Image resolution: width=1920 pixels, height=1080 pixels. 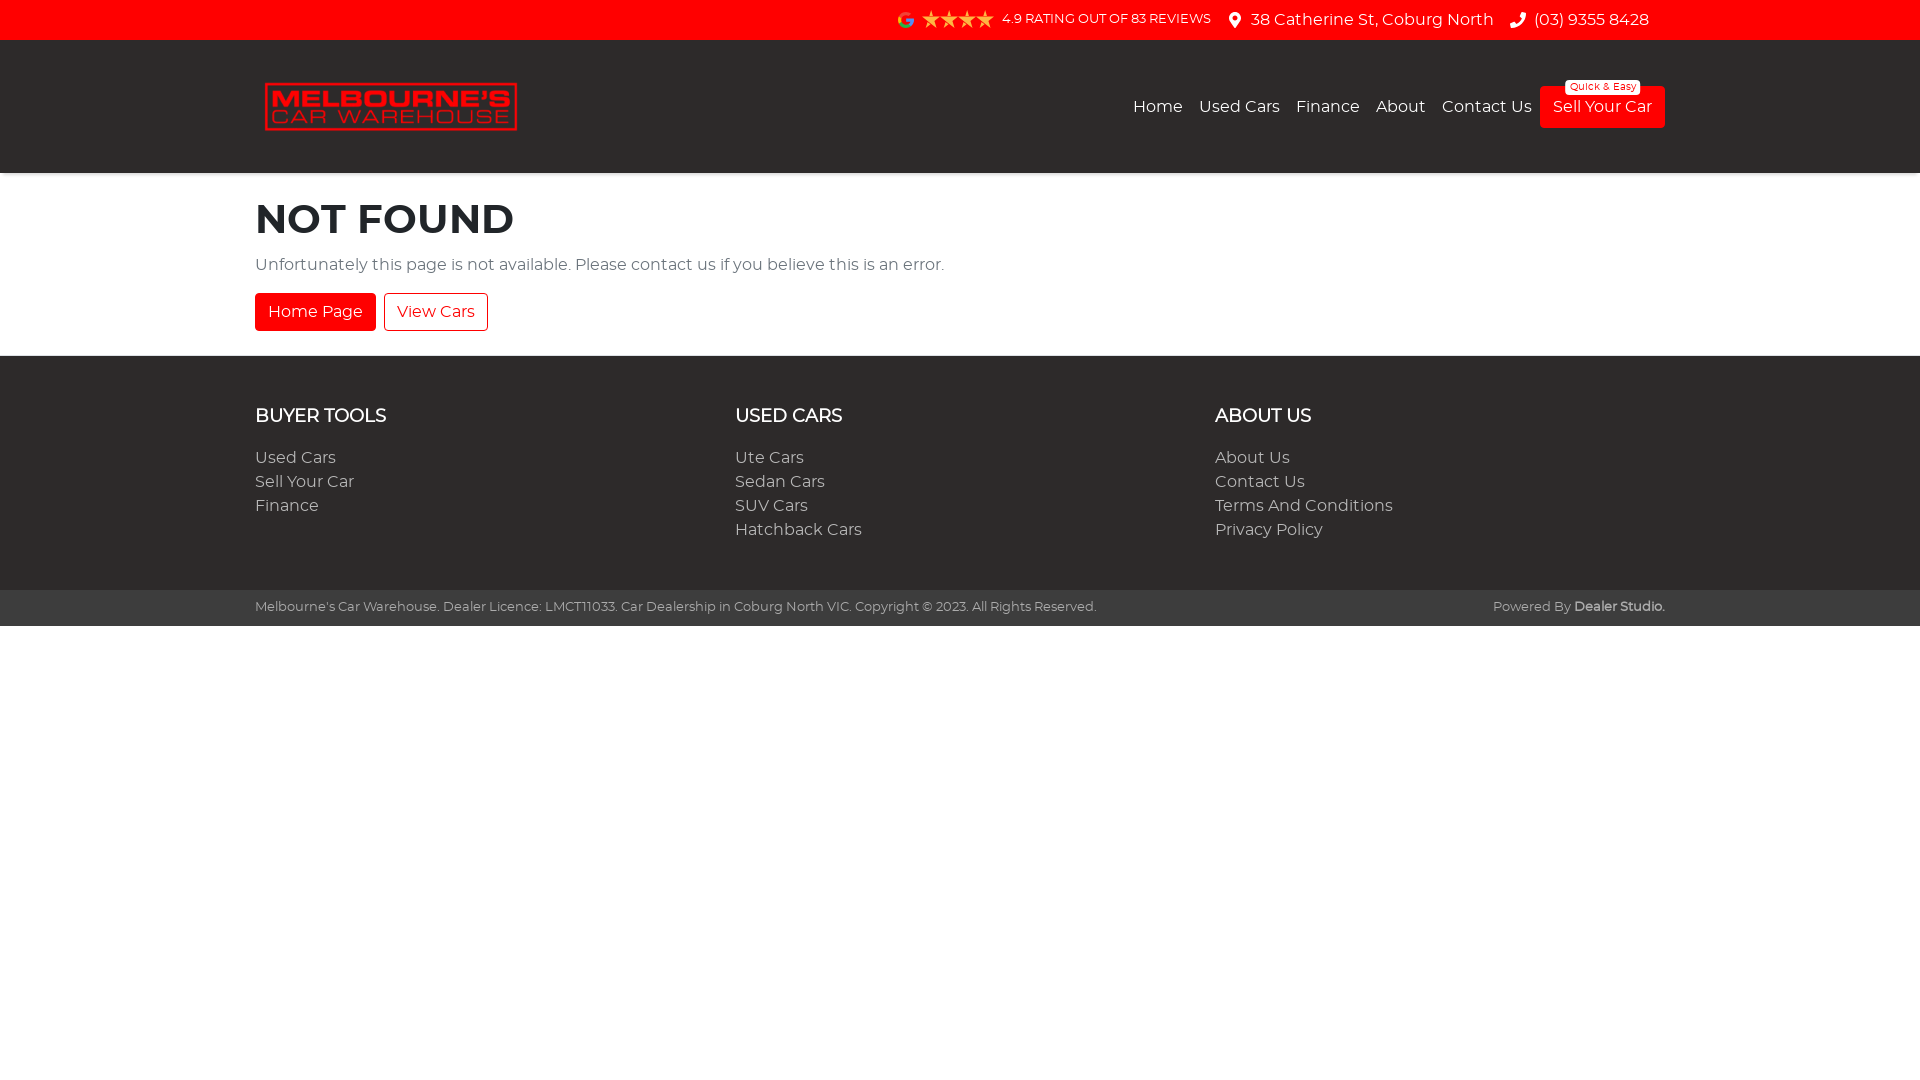 I want to click on '(03) 9355 8428', so click(x=1533, y=19).